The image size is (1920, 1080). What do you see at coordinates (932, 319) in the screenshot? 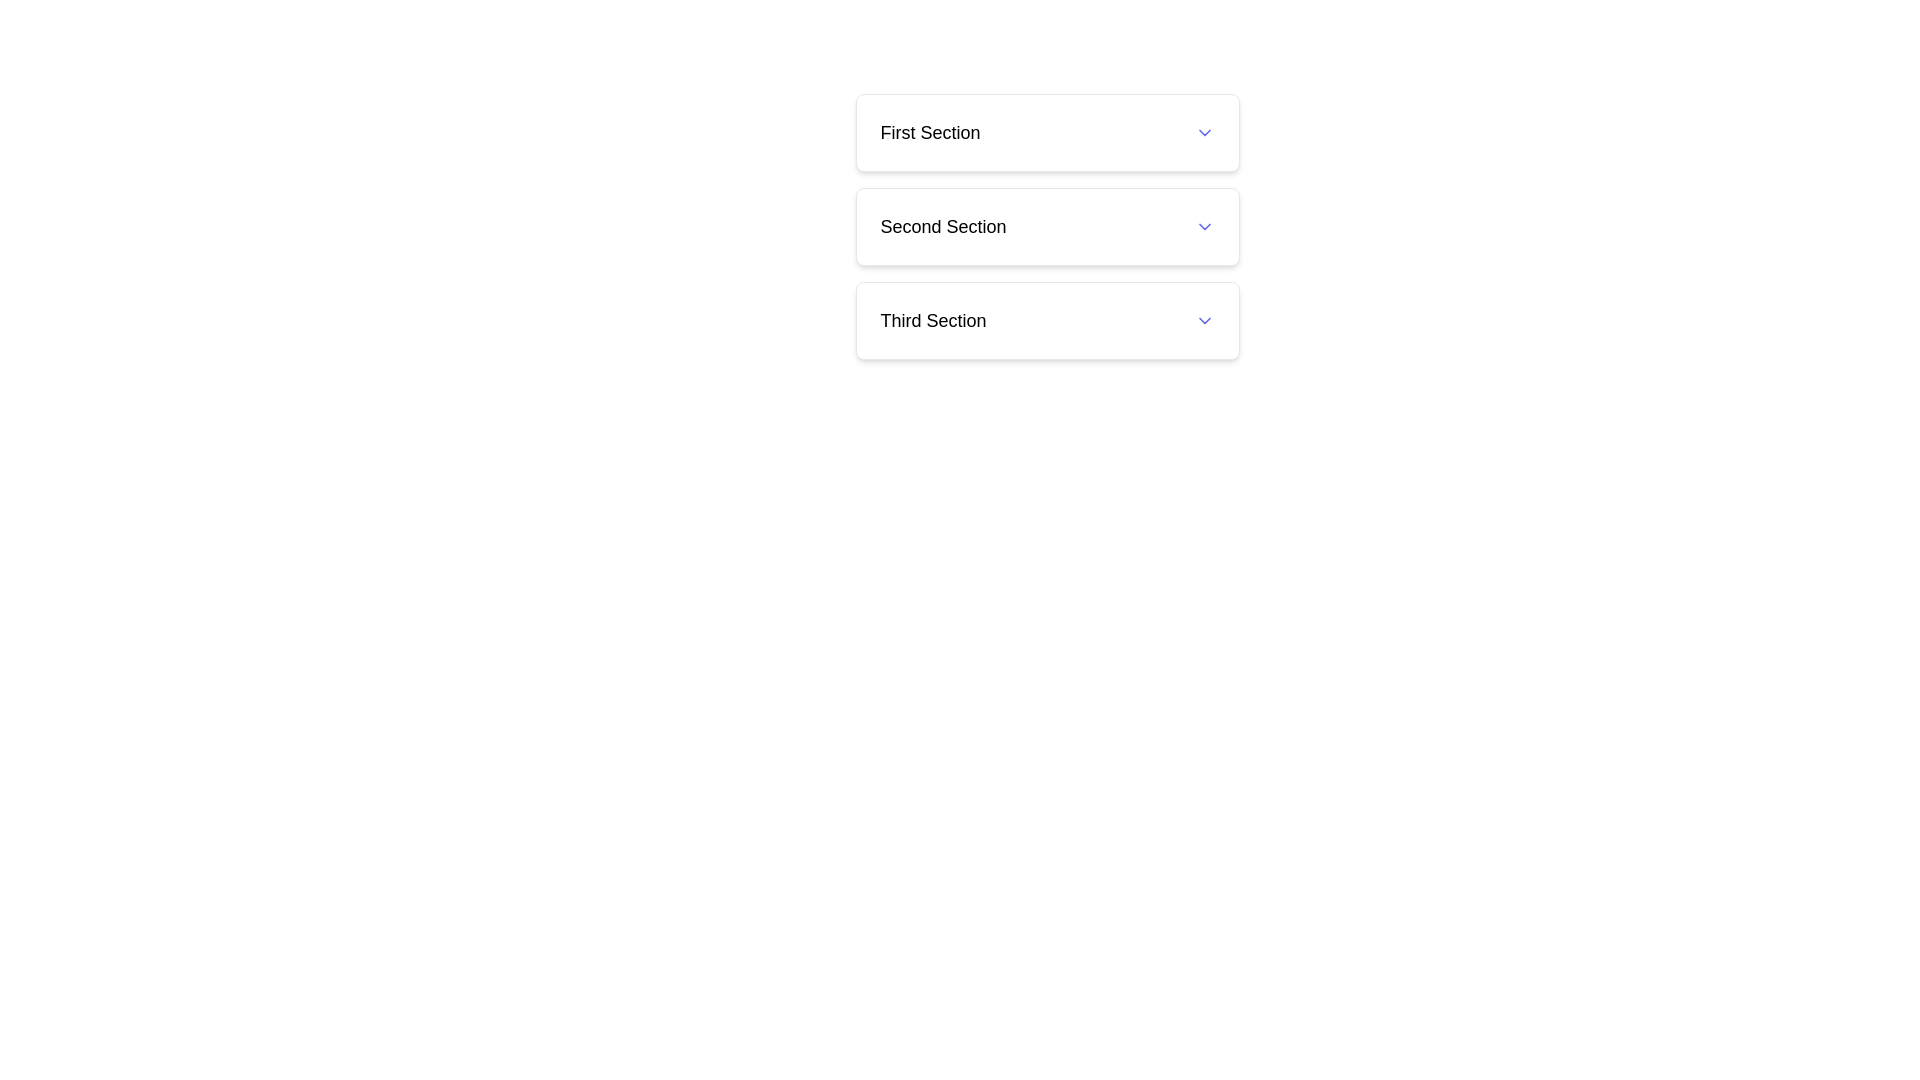
I see `the label indicating the title of the third section in the collapsible menu, located directly below the 'Second Section' label` at bounding box center [932, 319].